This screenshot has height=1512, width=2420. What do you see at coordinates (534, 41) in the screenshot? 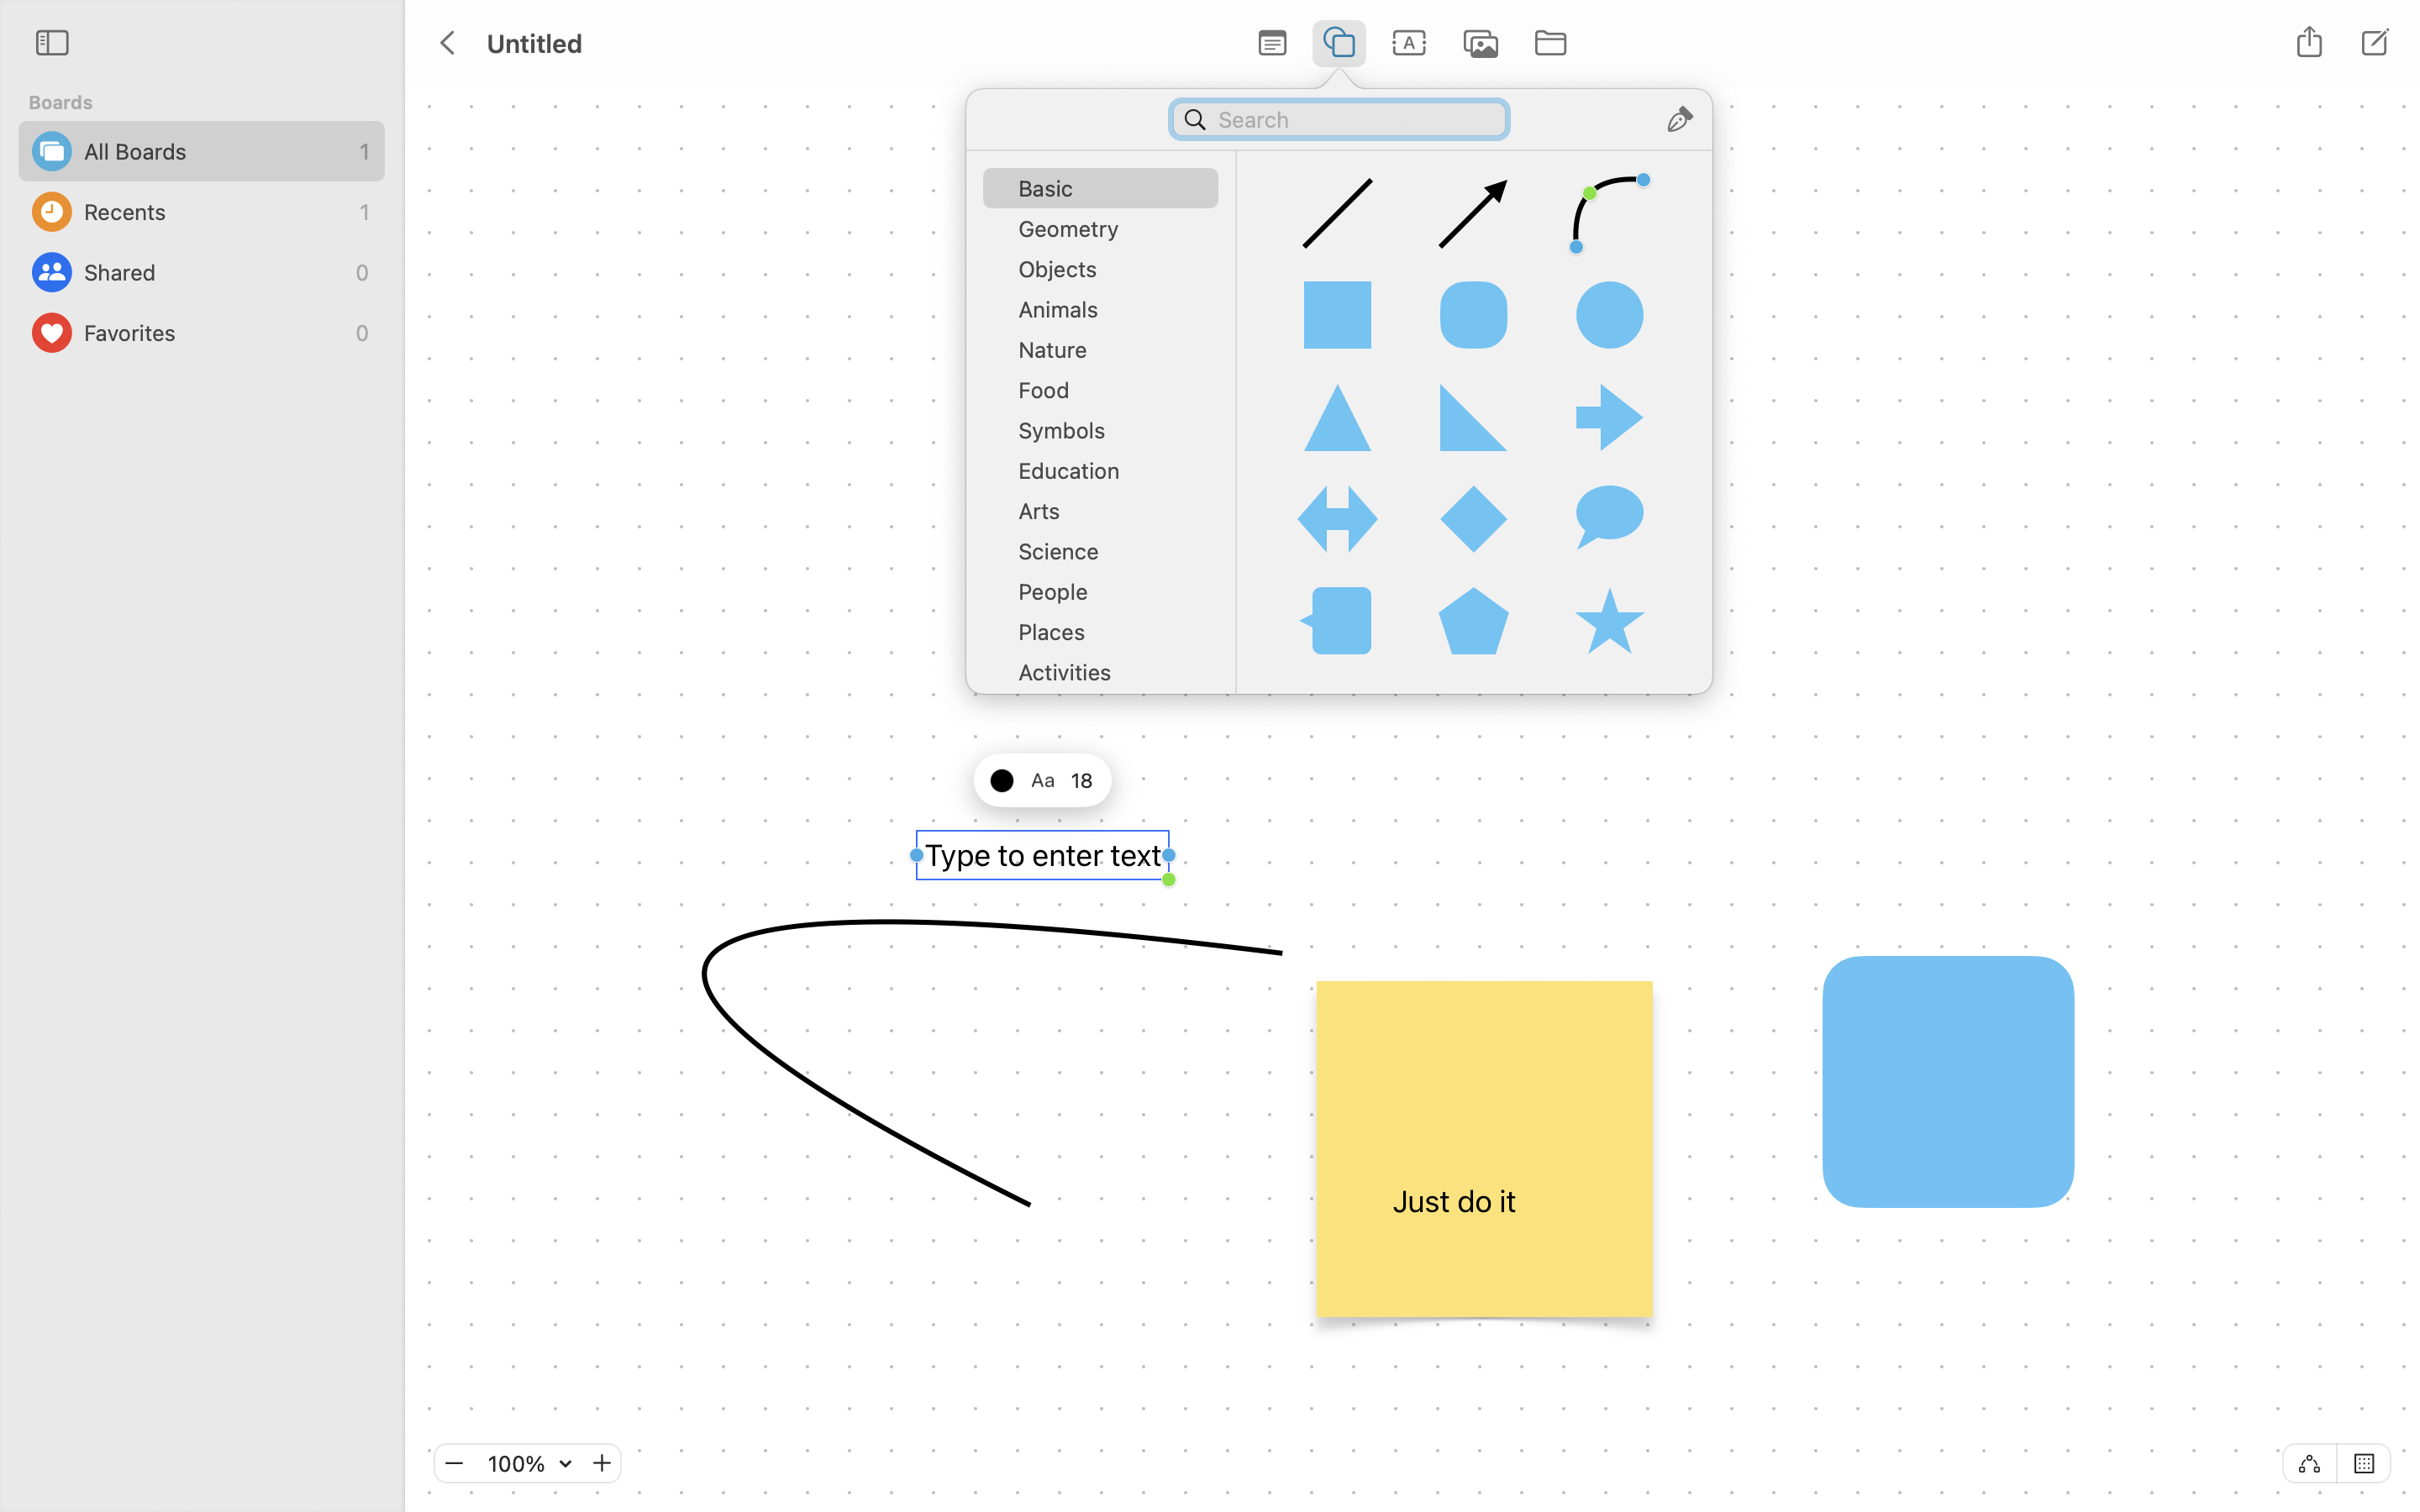
I see `'Untitled'` at bounding box center [534, 41].